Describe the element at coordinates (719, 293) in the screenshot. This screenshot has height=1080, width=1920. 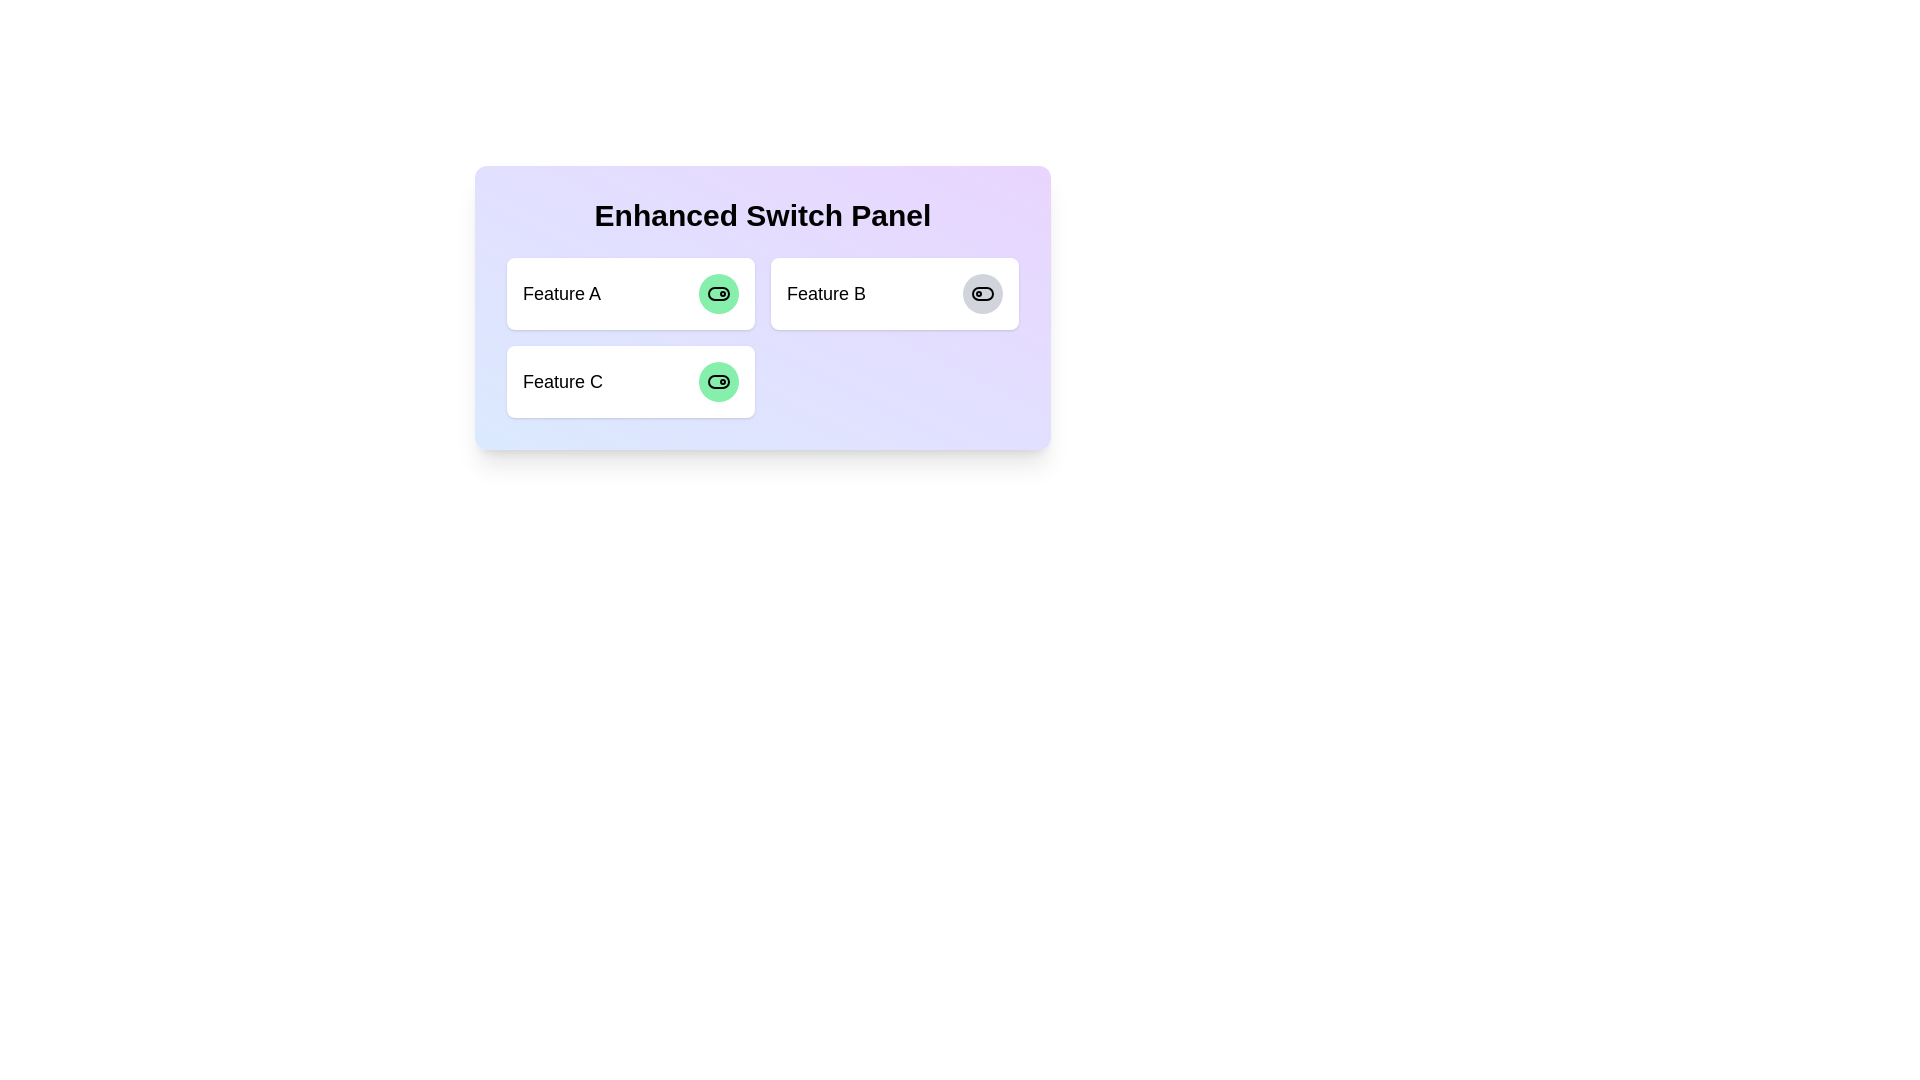
I see `the switch corresponding to Feature A` at that location.